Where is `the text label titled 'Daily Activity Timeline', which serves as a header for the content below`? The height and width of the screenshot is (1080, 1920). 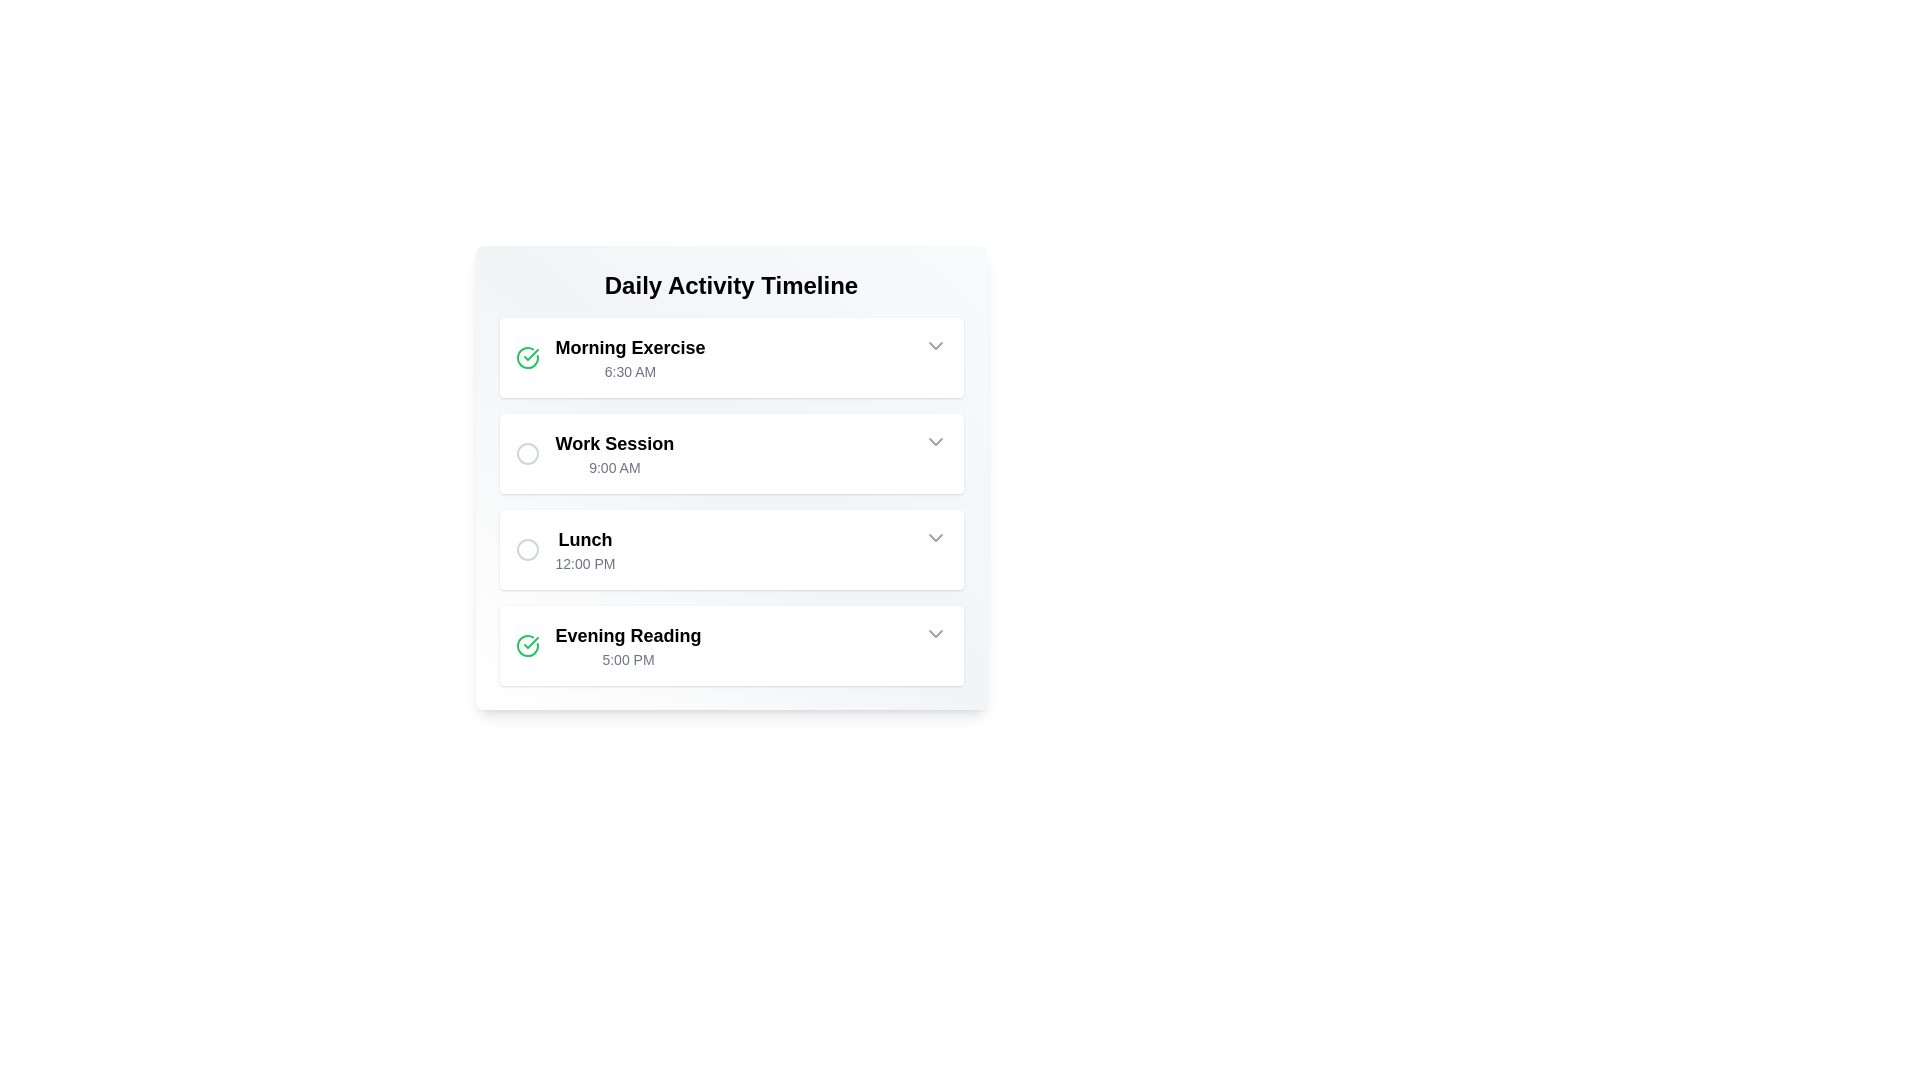 the text label titled 'Daily Activity Timeline', which serves as a header for the content below is located at coordinates (730, 285).